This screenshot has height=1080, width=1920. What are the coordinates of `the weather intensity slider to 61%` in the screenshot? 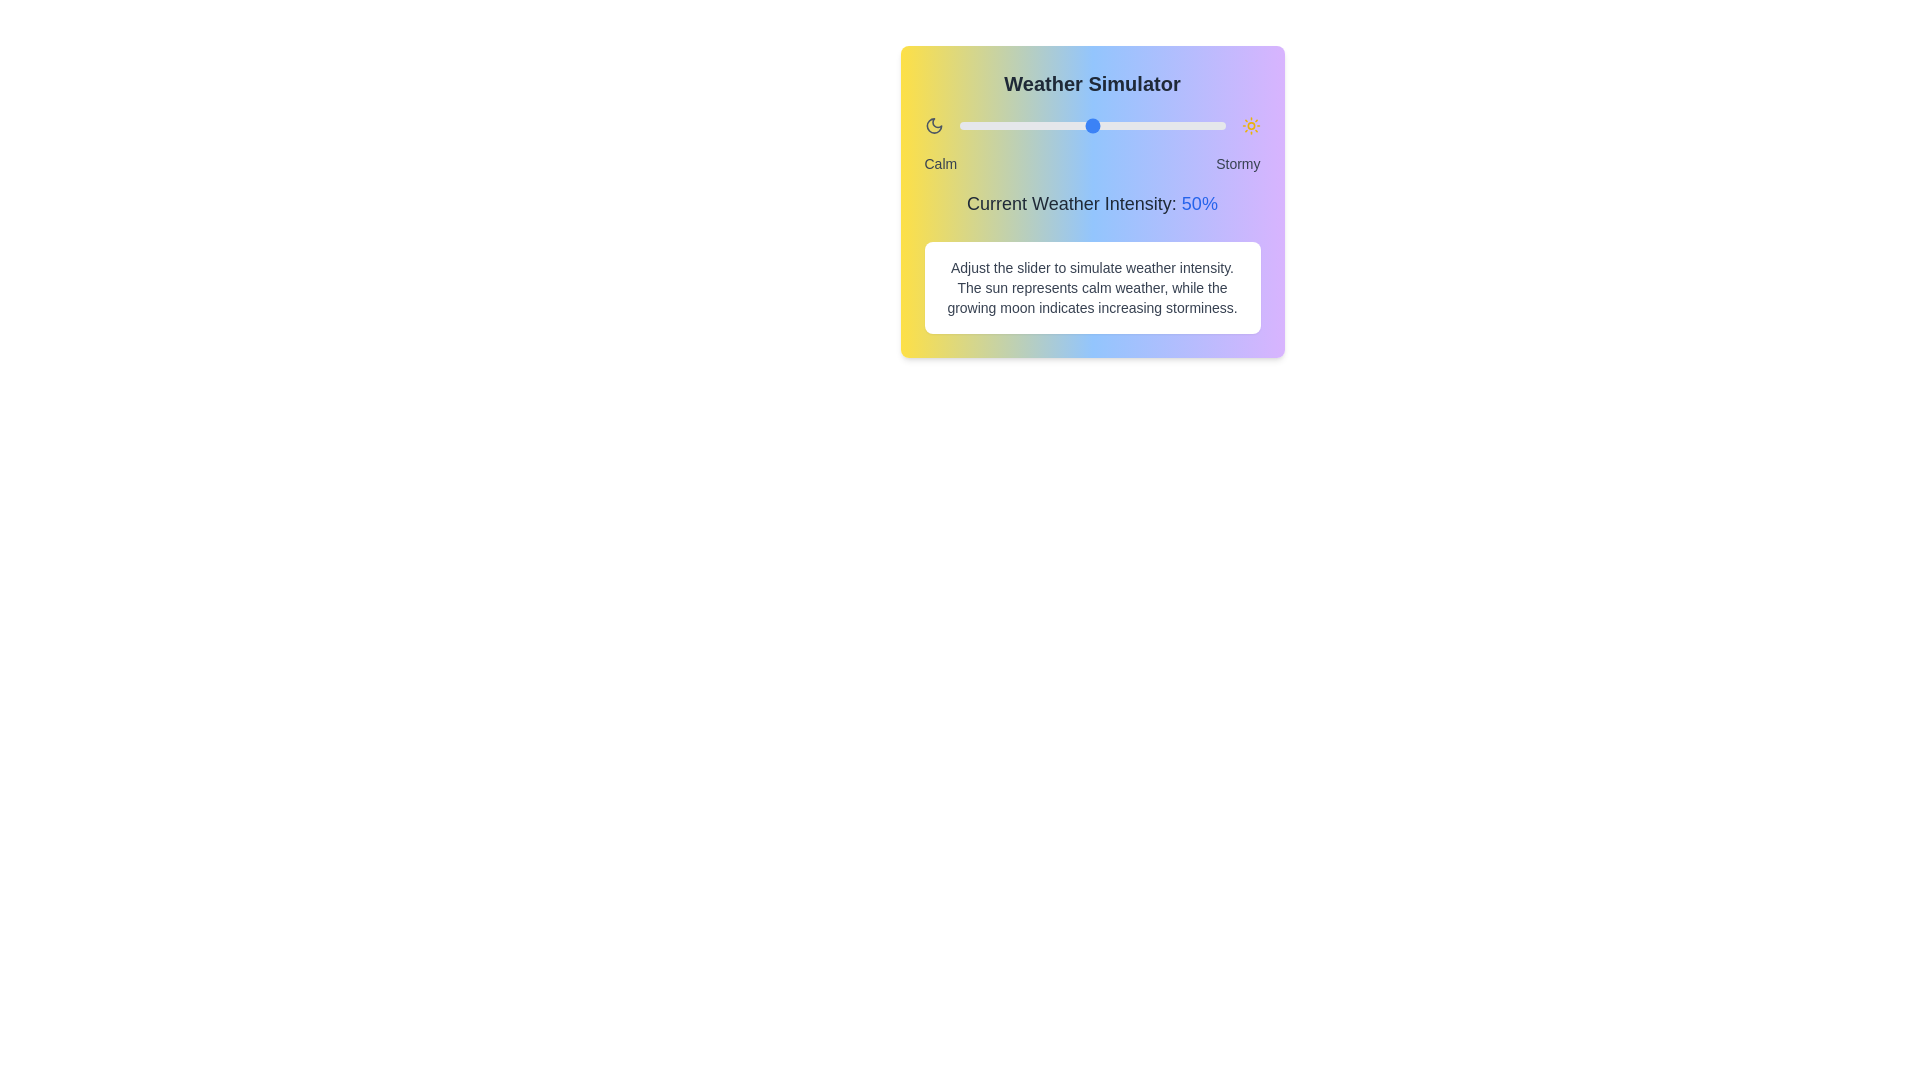 It's located at (1121, 126).